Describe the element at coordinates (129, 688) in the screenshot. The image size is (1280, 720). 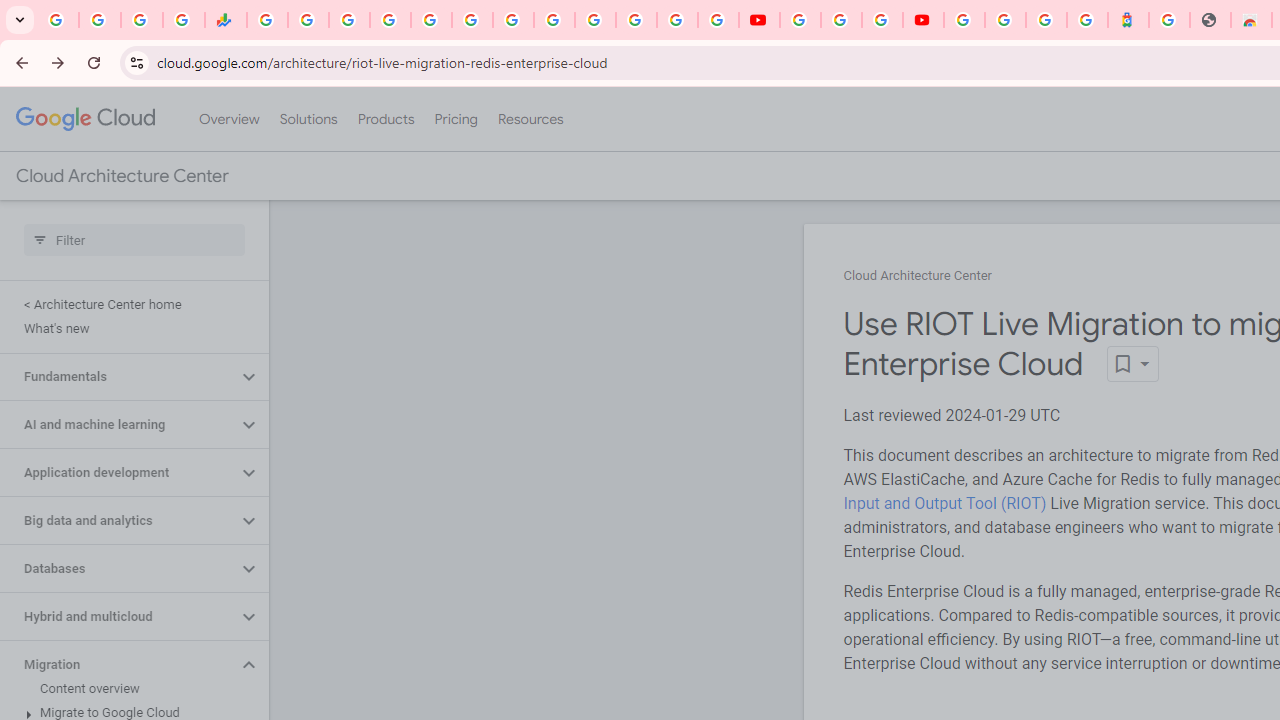
I see `'Content overview'` at that location.